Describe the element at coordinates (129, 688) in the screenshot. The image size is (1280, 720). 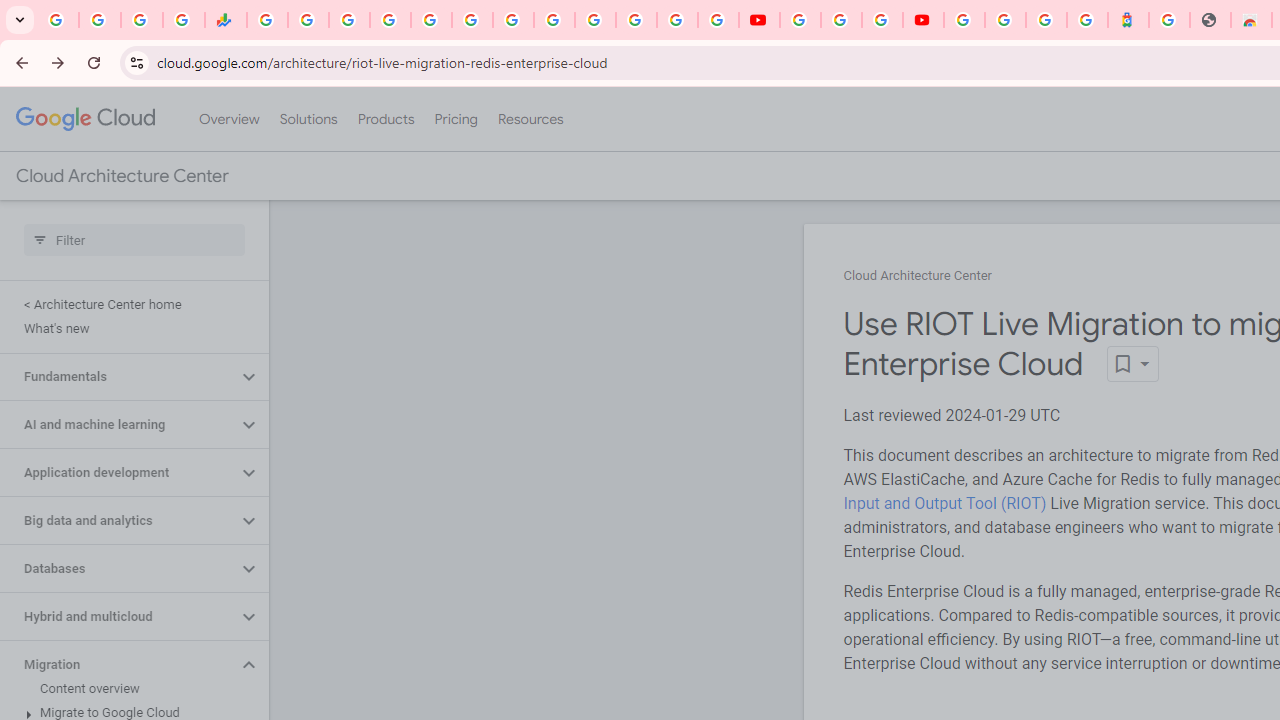
I see `'Content overview'` at that location.